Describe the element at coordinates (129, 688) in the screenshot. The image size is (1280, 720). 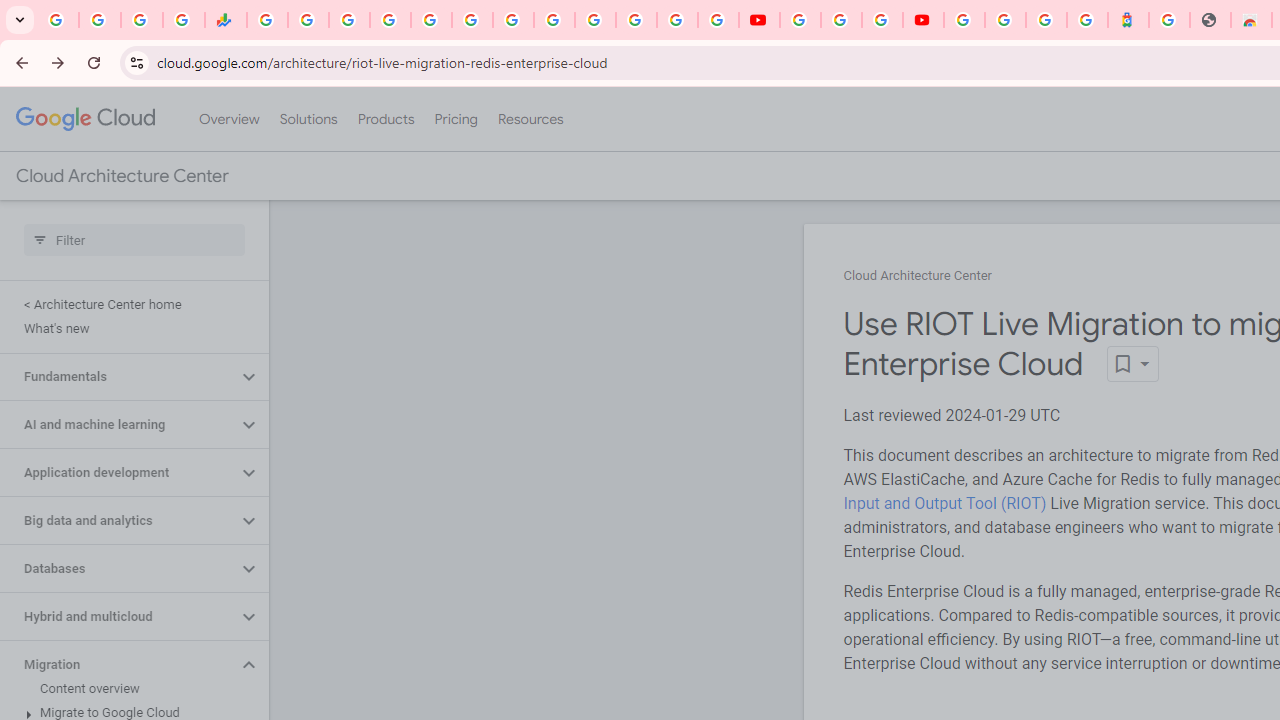
I see `'Content overview'` at that location.